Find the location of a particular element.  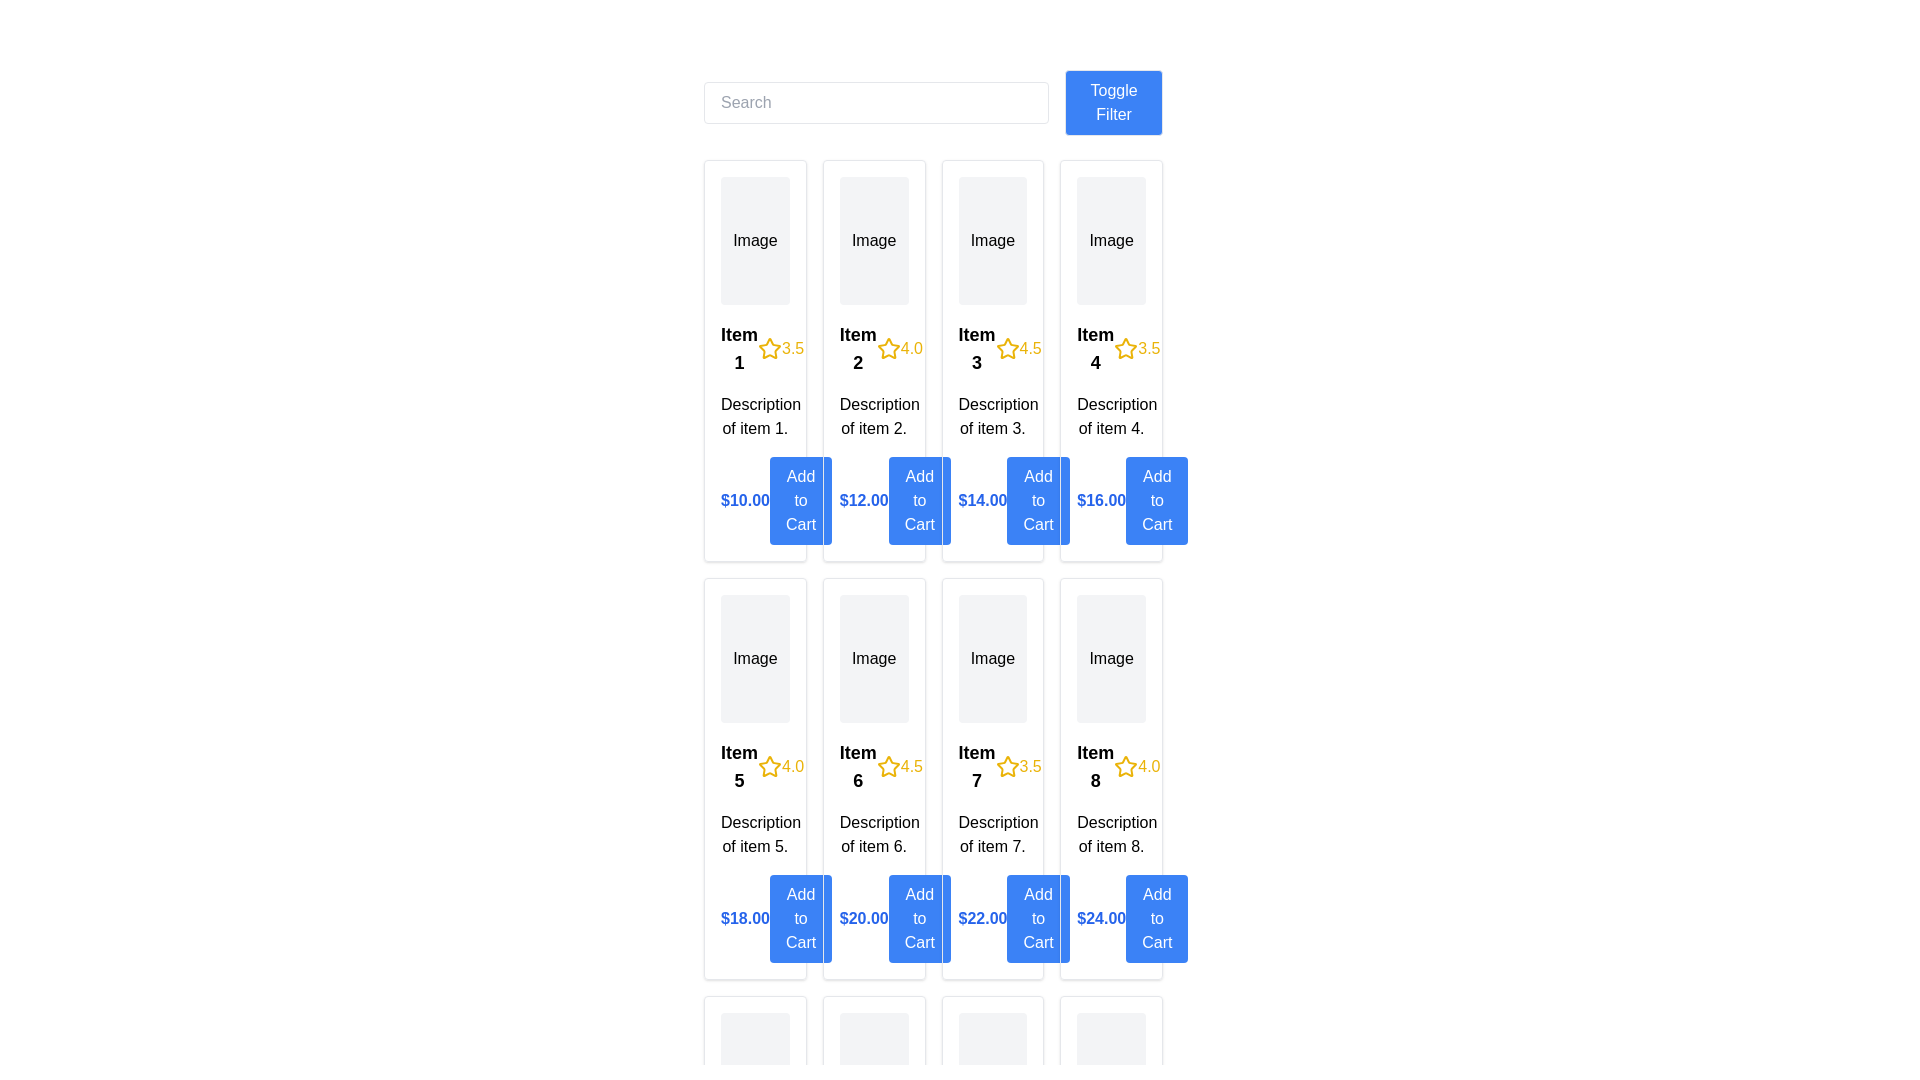

the Rating display element, which consists of a yellow star icon followed by the text '4.0', located in the card labeled 'Item 8' in the fourth column of the second row is located at coordinates (1137, 766).